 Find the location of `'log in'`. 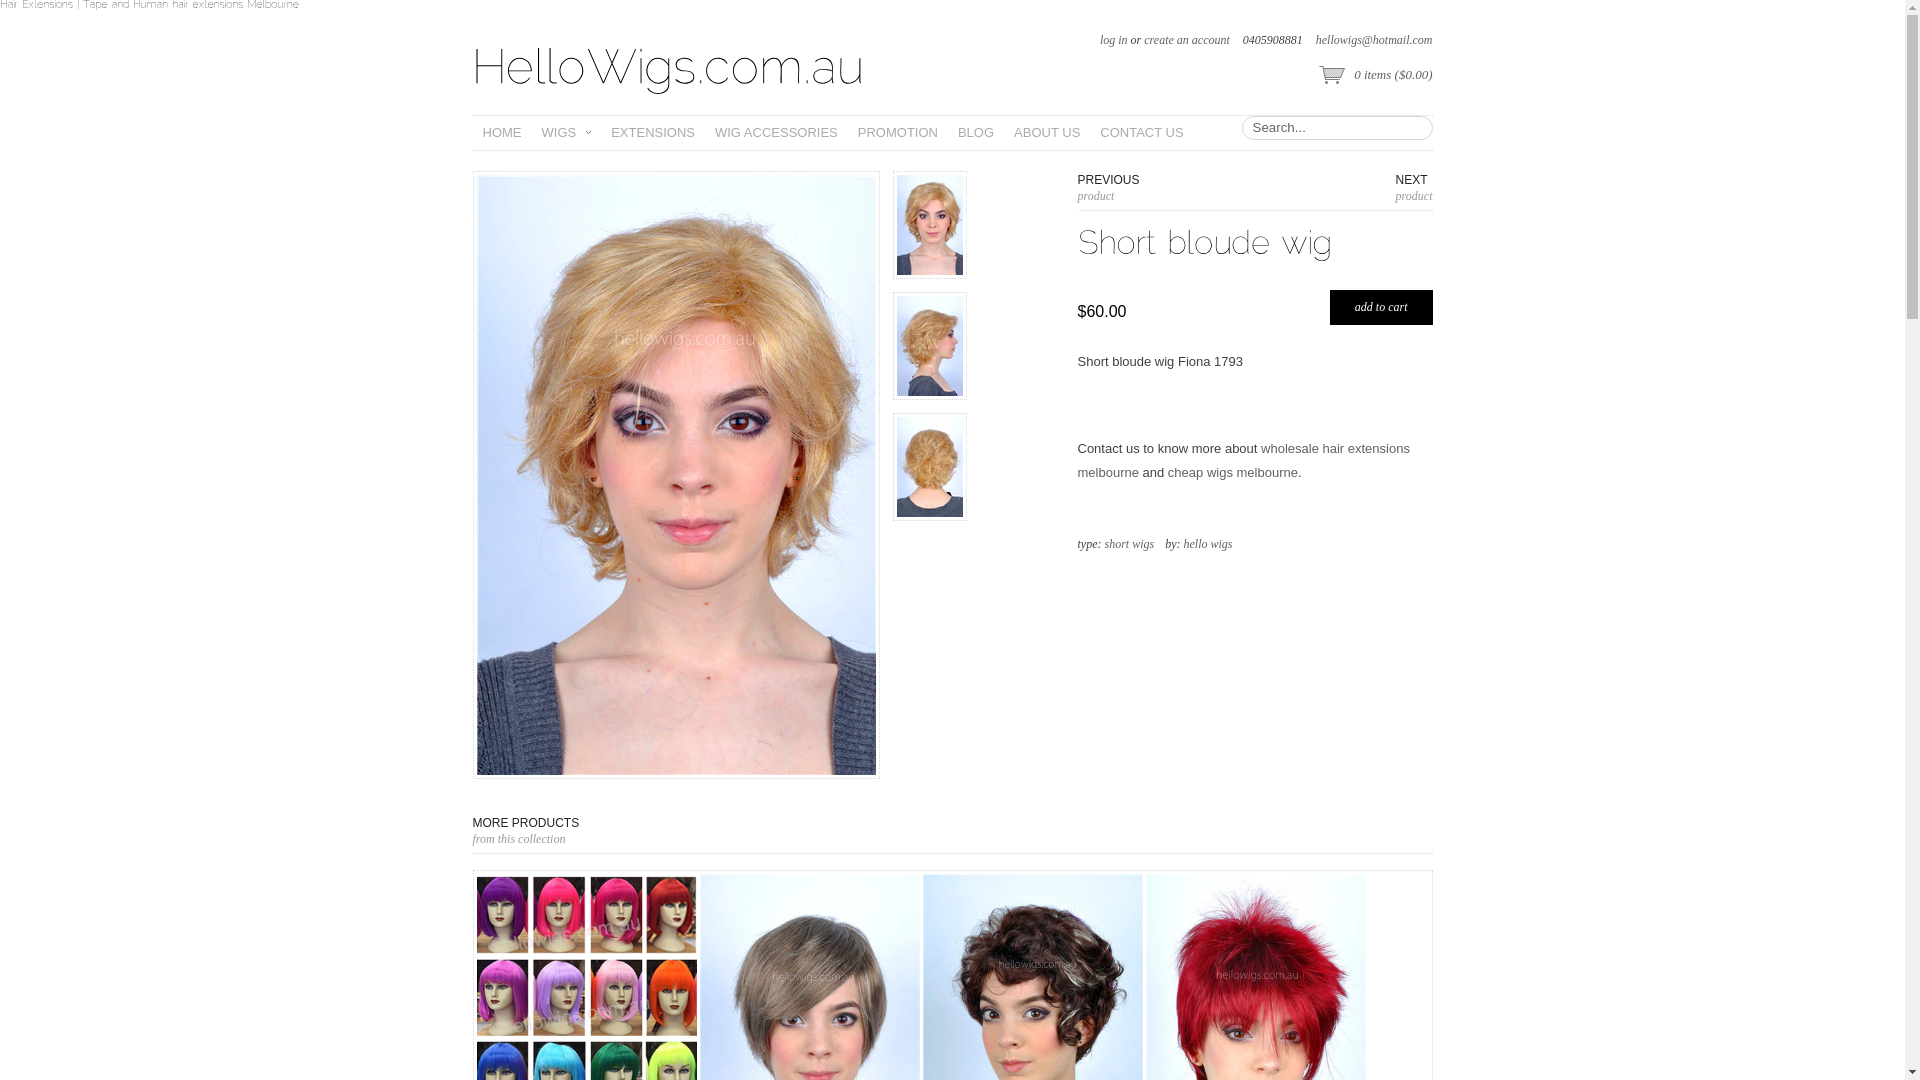

'log in' is located at coordinates (1112, 39).